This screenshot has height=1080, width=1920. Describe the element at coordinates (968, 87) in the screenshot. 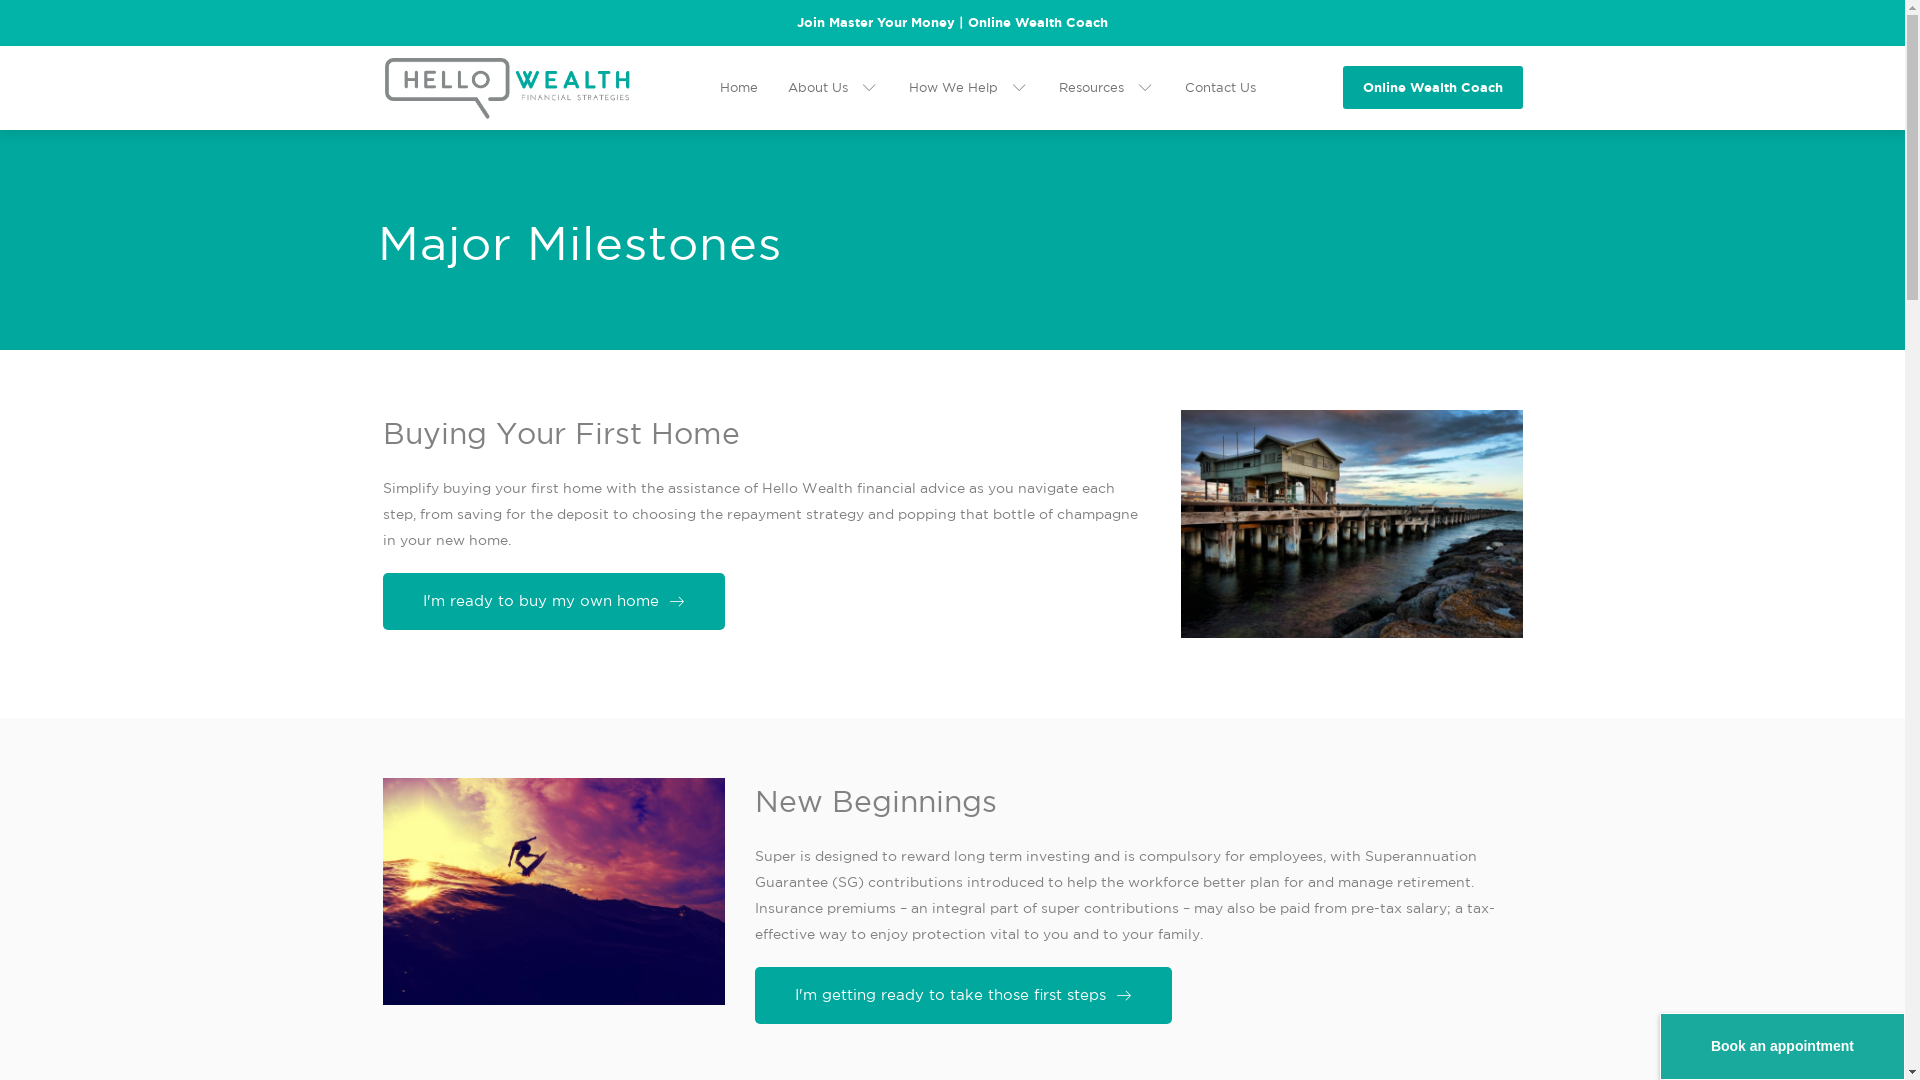

I see `'How We Help'` at that location.